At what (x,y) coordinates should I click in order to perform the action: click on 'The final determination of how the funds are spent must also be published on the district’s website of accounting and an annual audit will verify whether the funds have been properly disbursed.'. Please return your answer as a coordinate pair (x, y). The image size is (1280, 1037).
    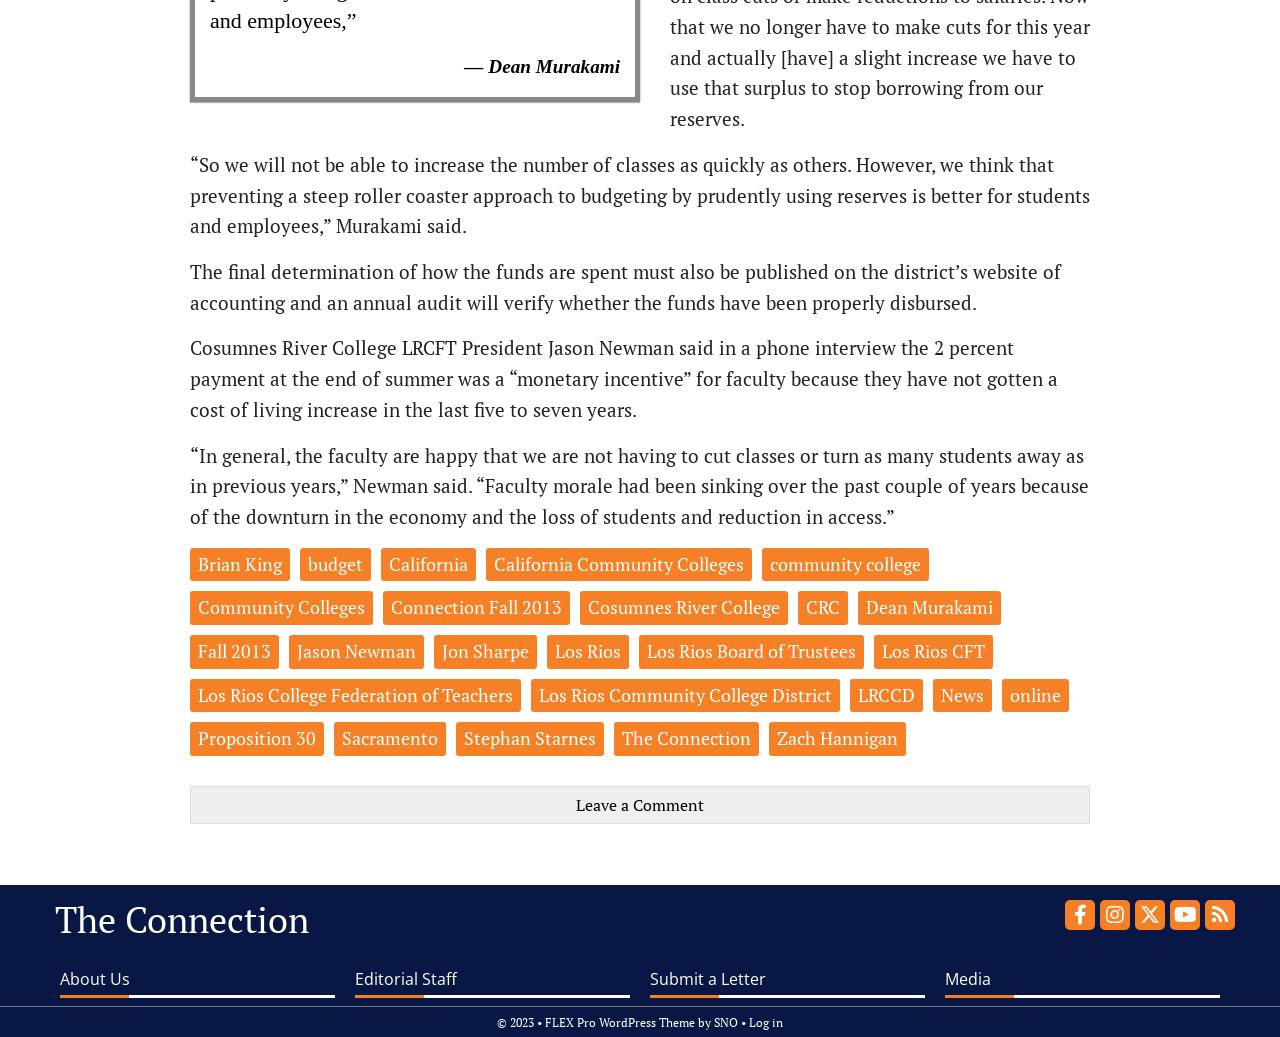
    Looking at the image, I should click on (624, 285).